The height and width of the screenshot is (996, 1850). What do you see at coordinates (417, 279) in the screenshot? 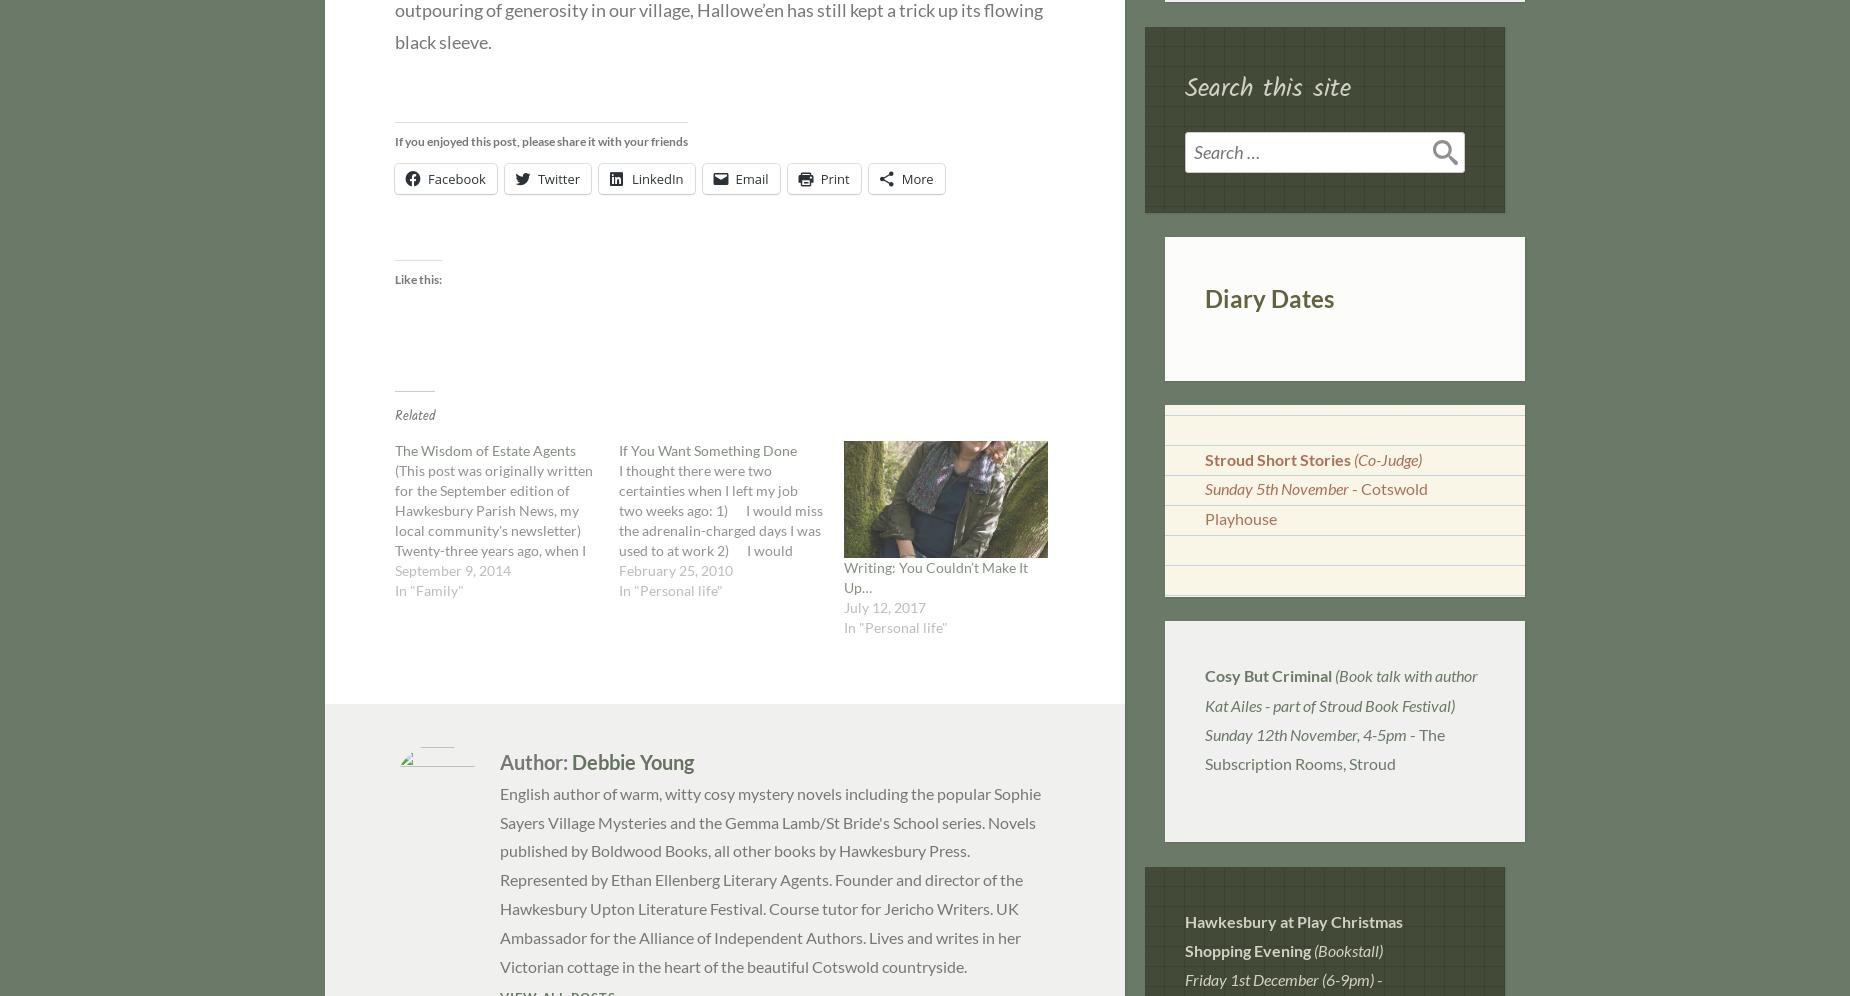
I see `'Like this:'` at bounding box center [417, 279].